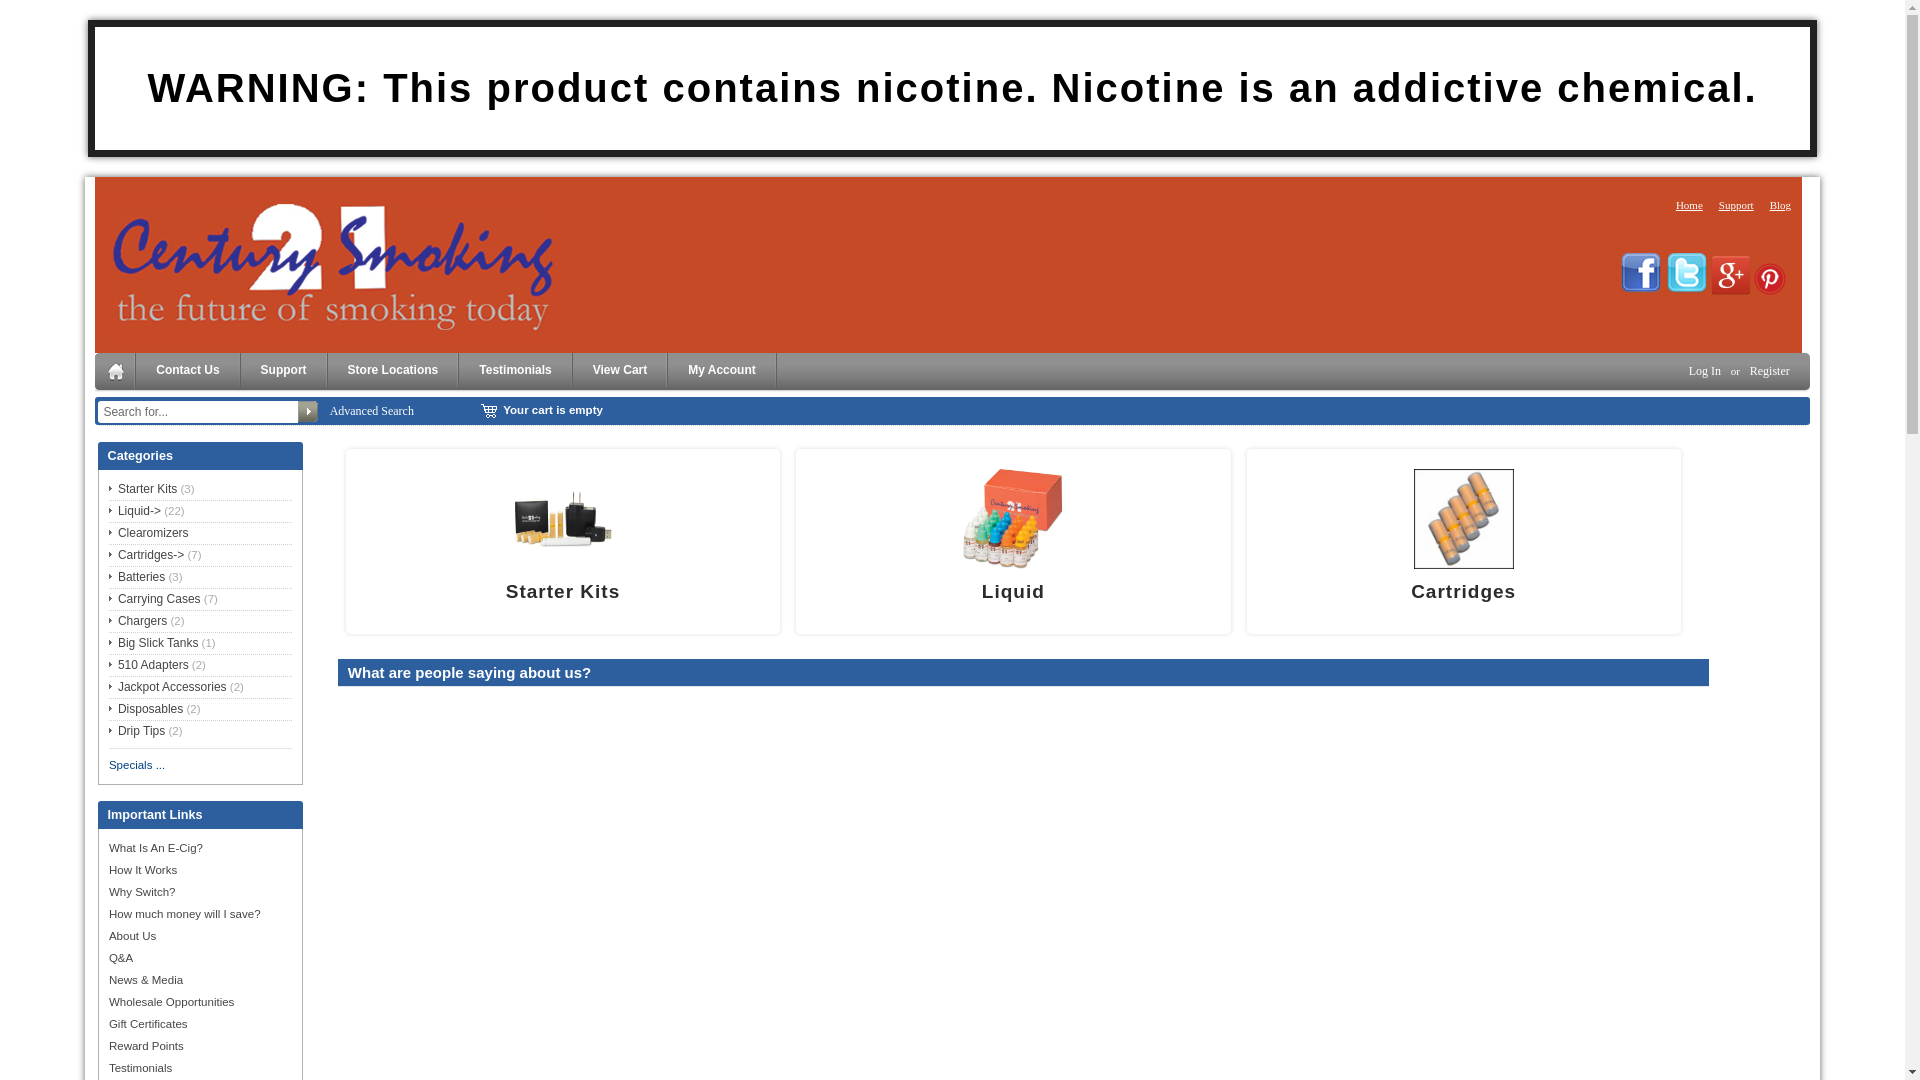 The height and width of the screenshot is (1080, 1920). What do you see at coordinates (108, 1023) in the screenshot?
I see `'Gift Certificates'` at bounding box center [108, 1023].